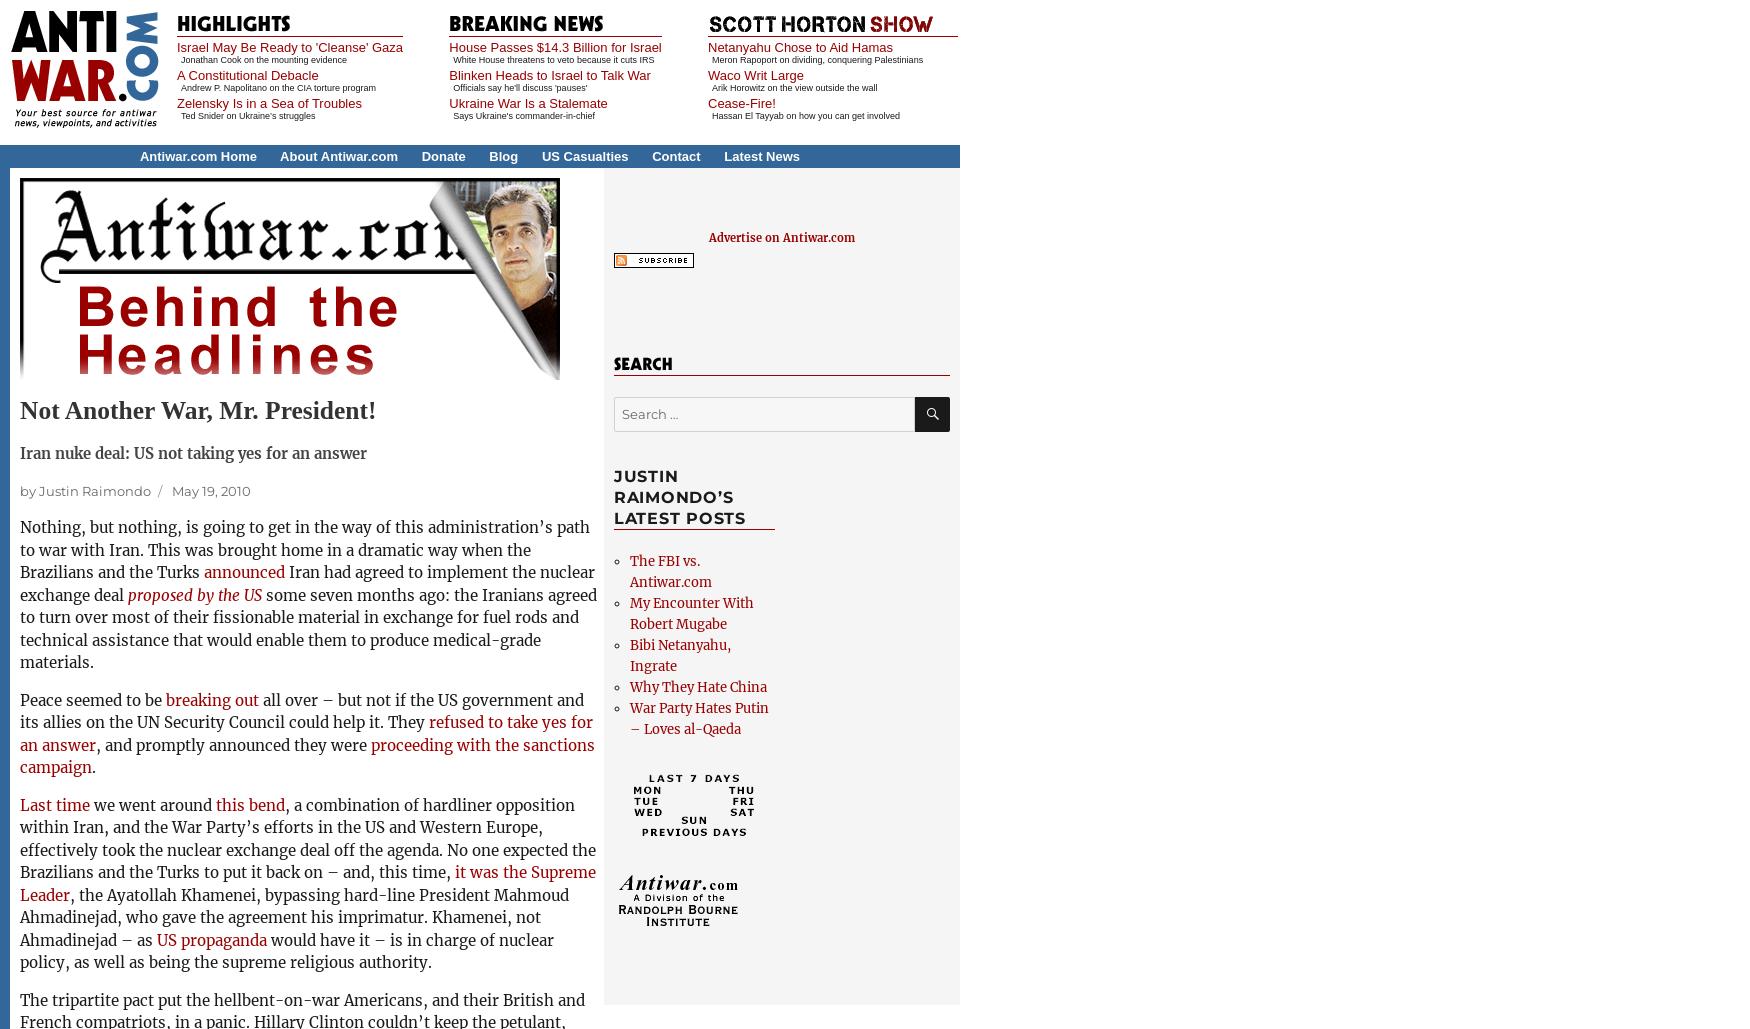 The width and height of the screenshot is (1750, 1029). What do you see at coordinates (553, 47) in the screenshot?
I see `'House Passes $14.3 Billion for Israel'` at bounding box center [553, 47].